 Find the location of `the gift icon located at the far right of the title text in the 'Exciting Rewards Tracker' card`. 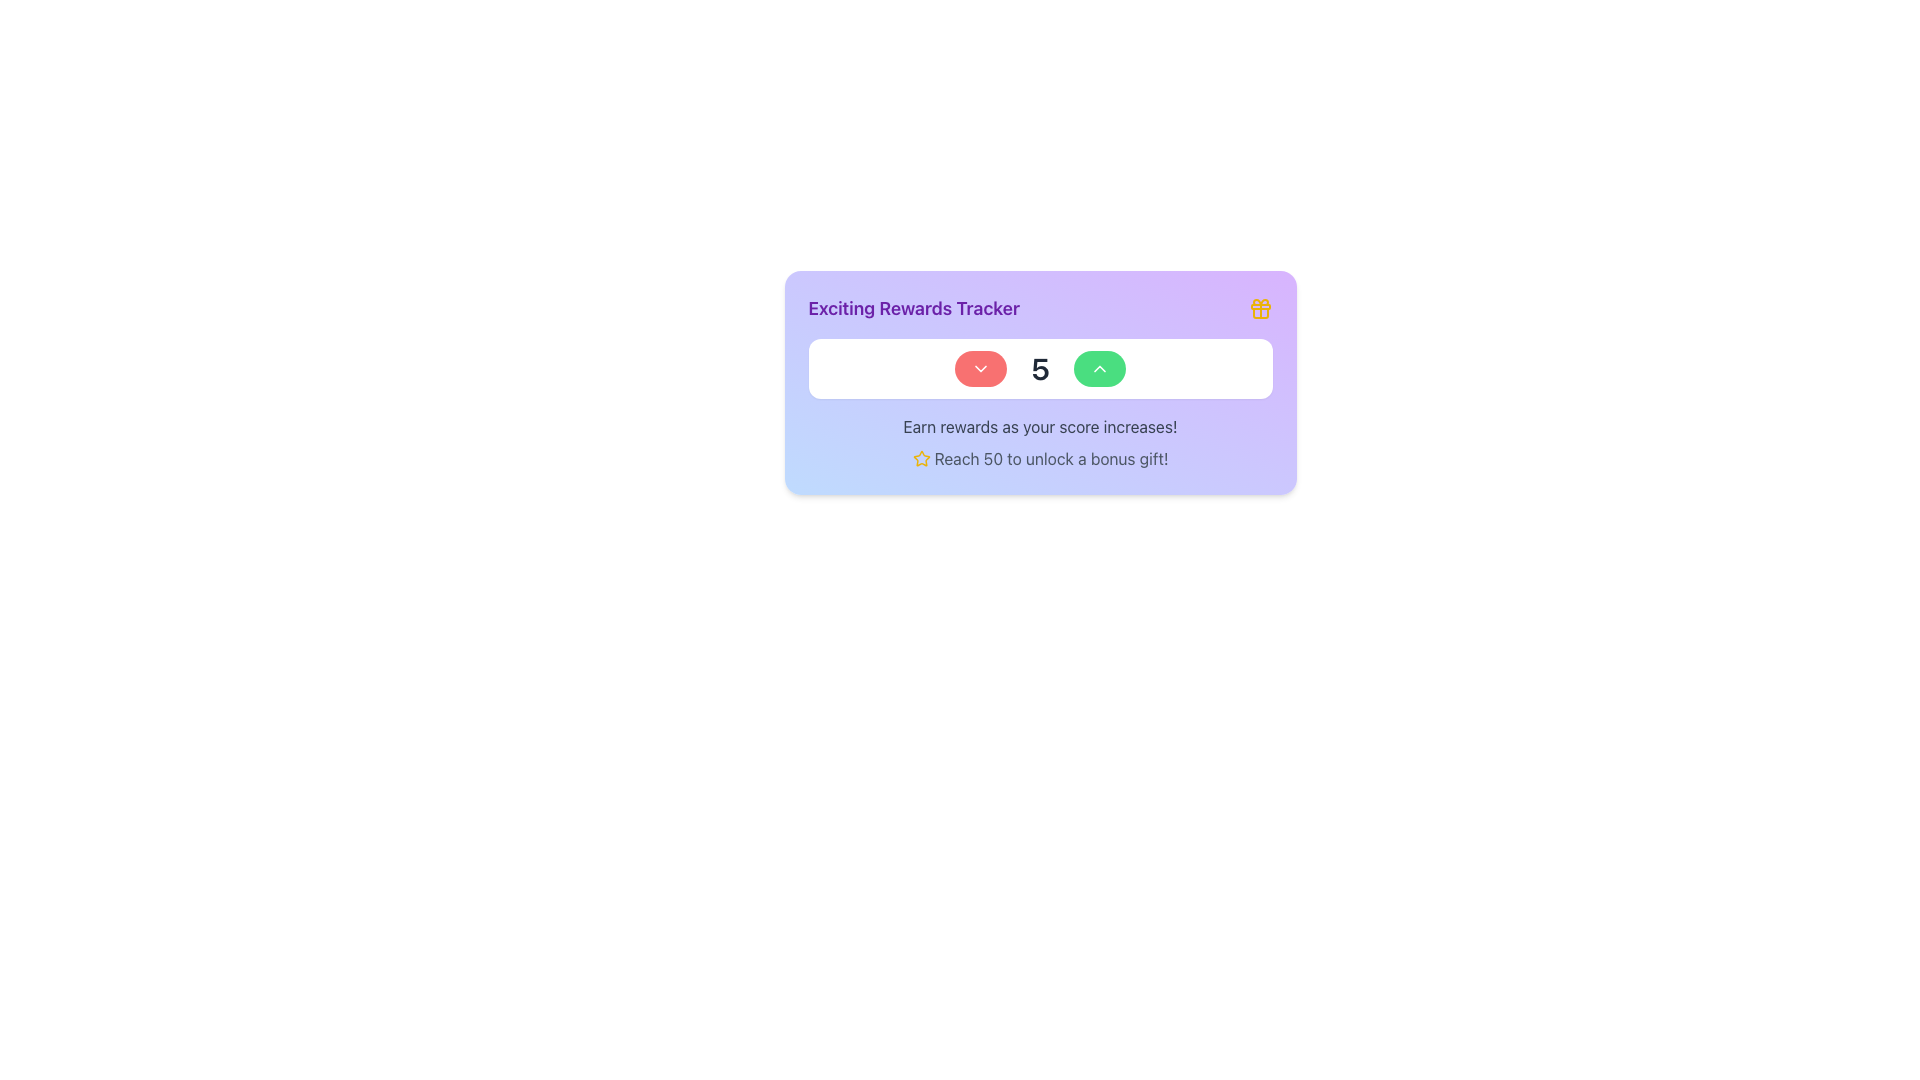

the gift icon located at the far right of the title text in the 'Exciting Rewards Tracker' card is located at coordinates (1259, 308).